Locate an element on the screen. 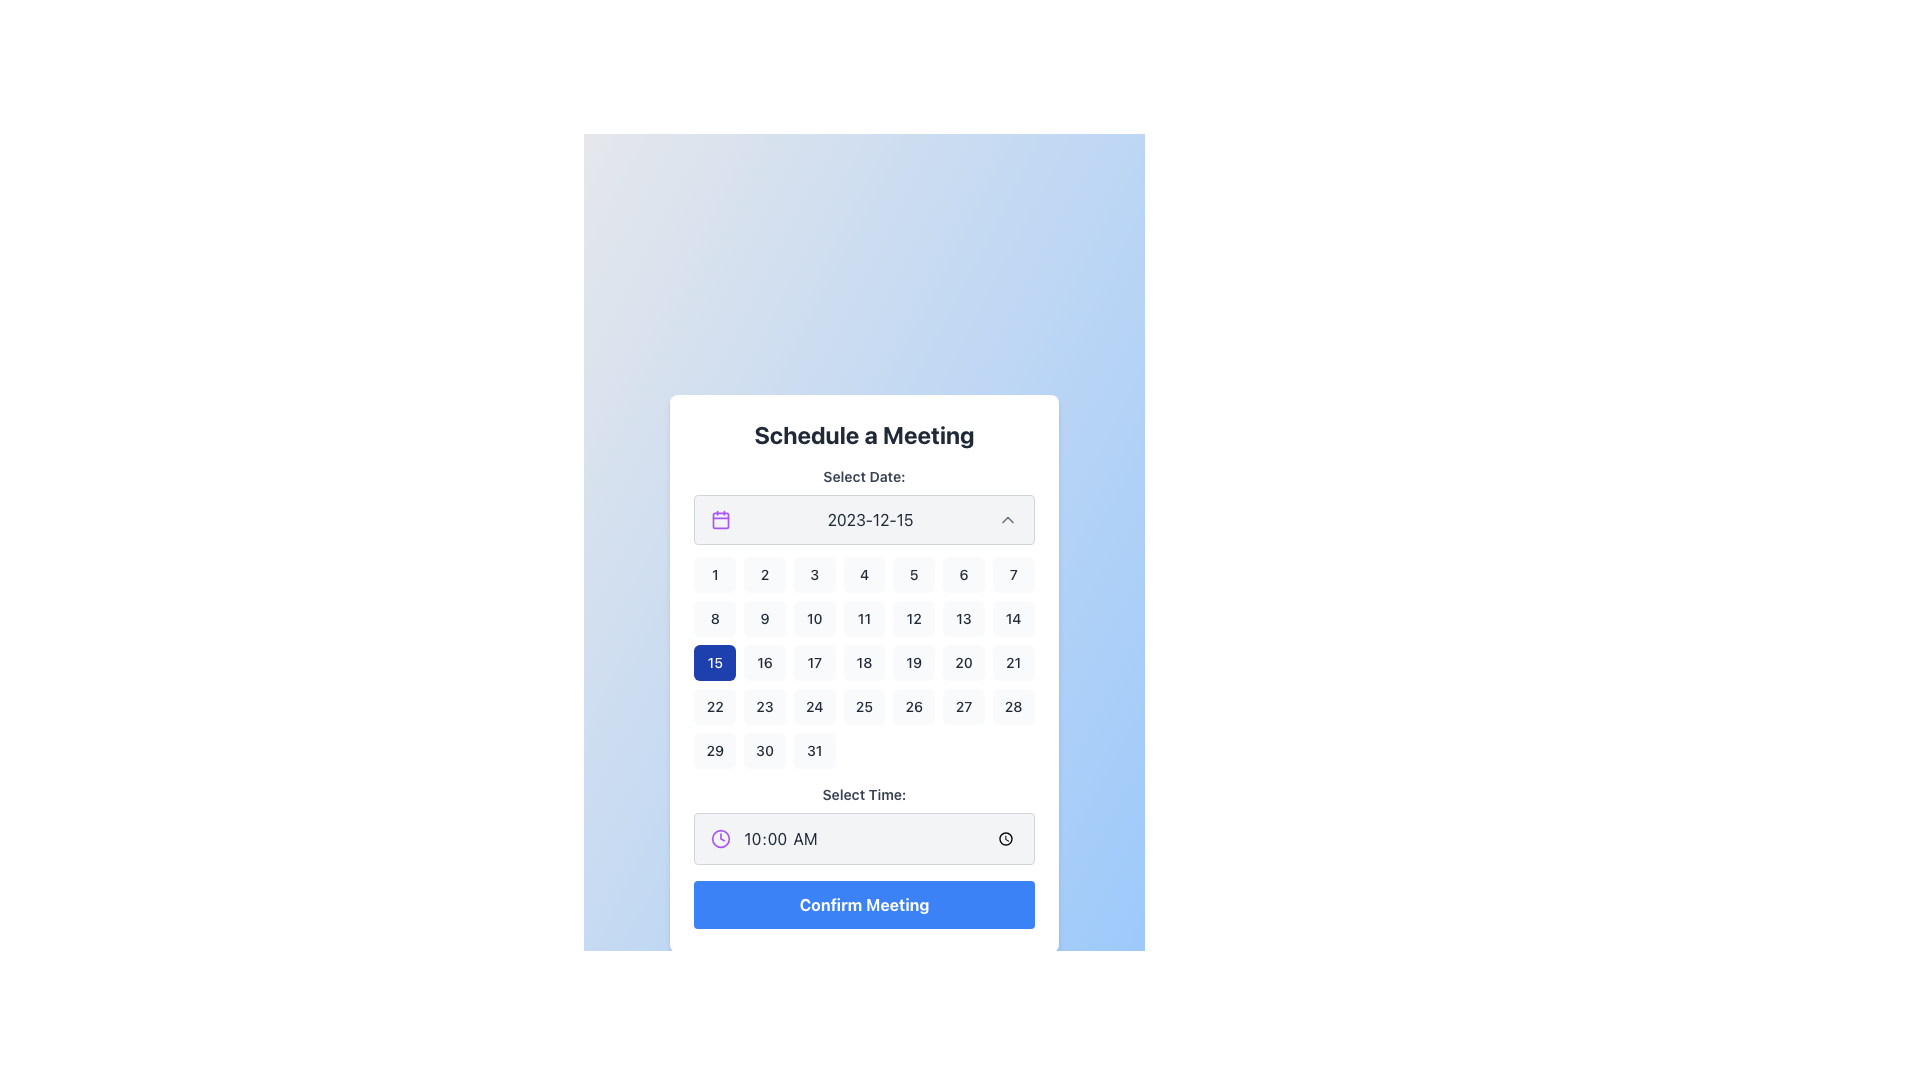 This screenshot has height=1080, width=1920. the selectable day button representing the fourth day of the month in the calendar interface is located at coordinates (864, 574).